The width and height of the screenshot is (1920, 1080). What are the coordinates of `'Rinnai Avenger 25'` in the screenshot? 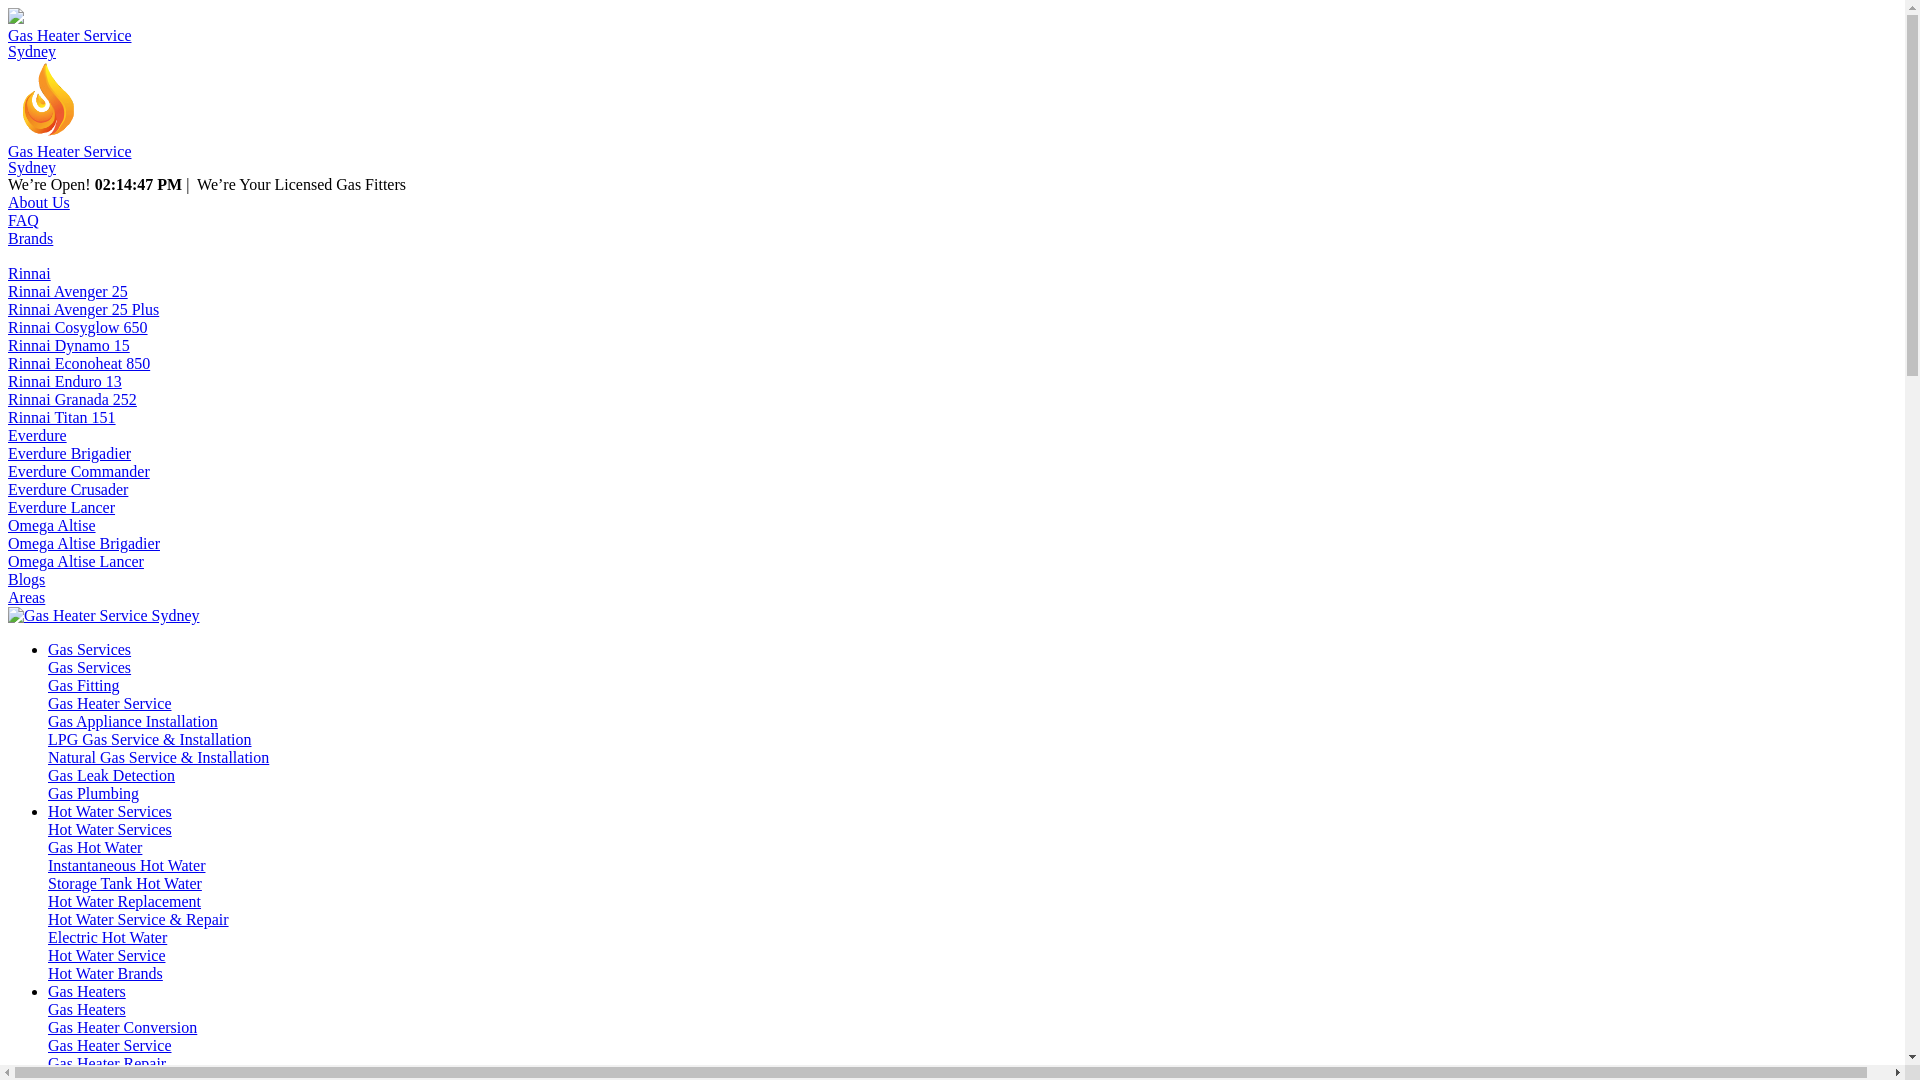 It's located at (67, 291).